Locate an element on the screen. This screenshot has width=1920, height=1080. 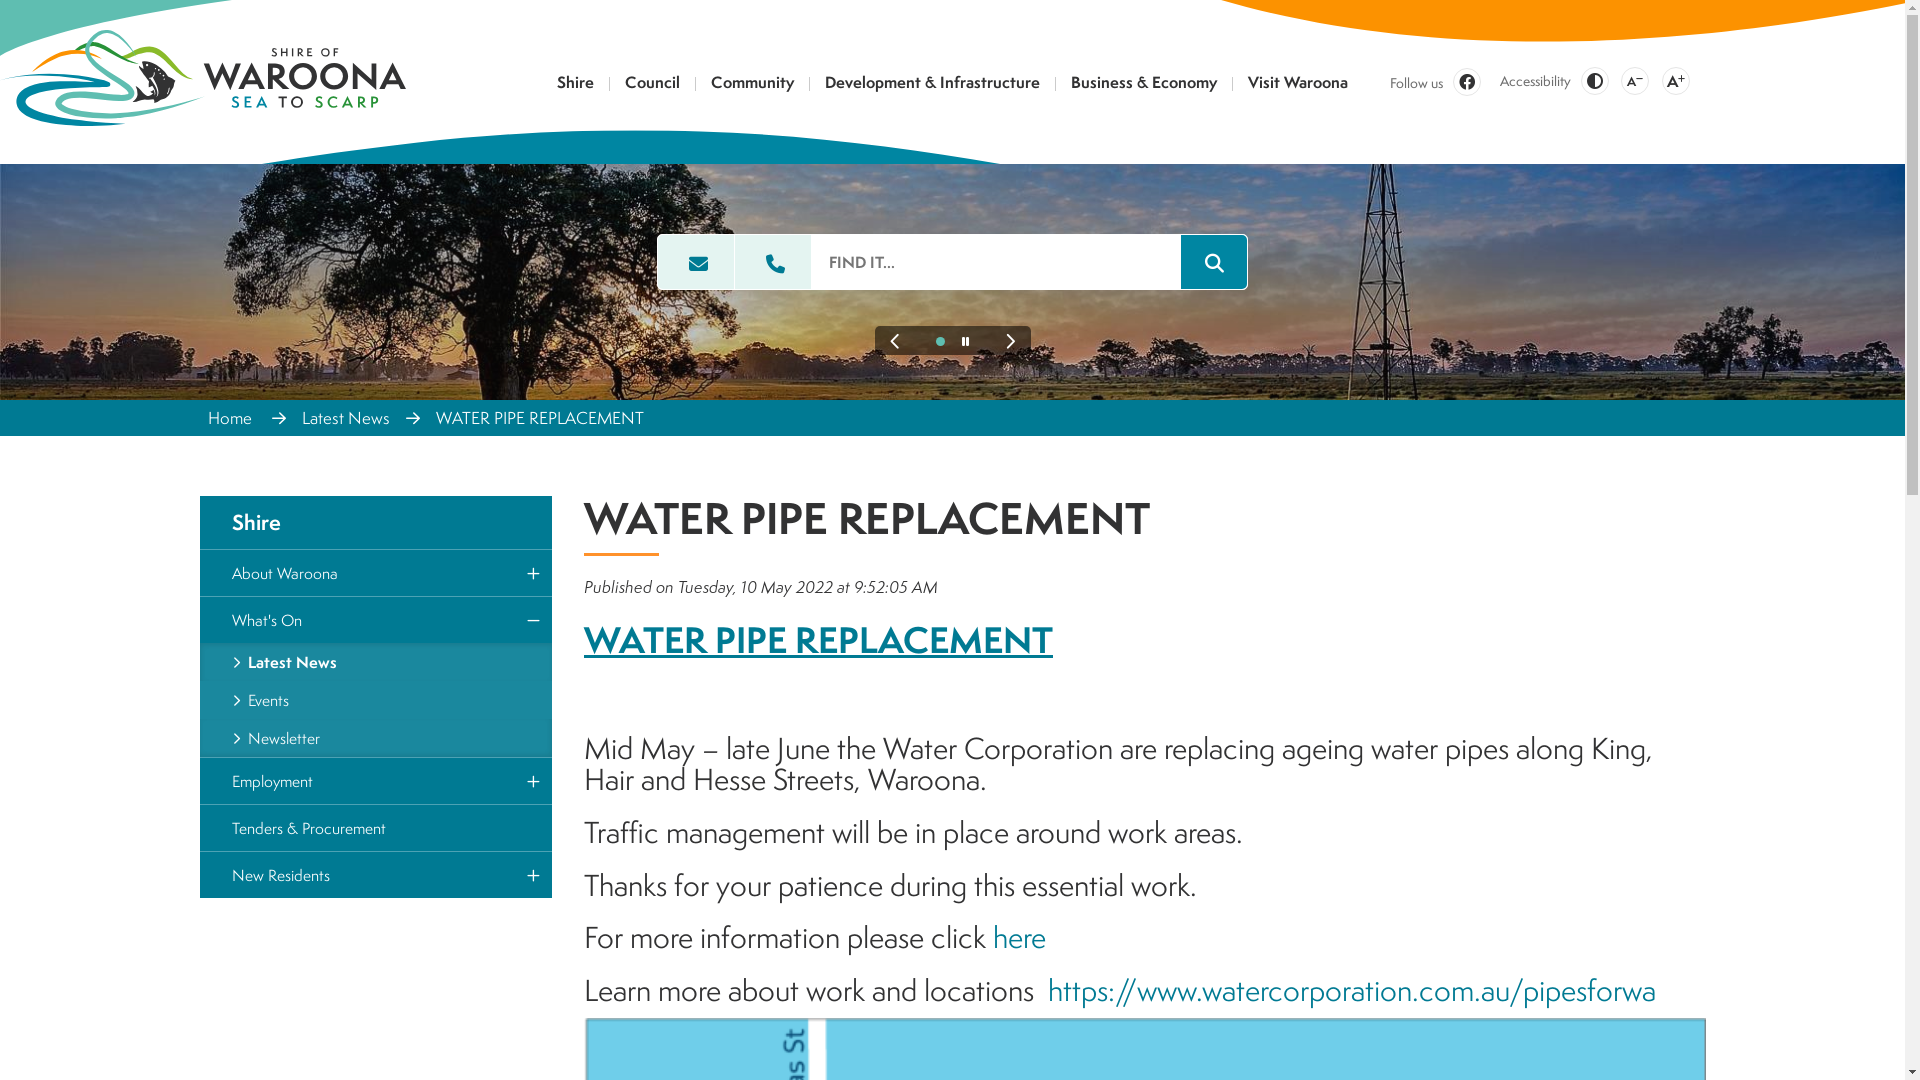
'Previous Slide' is located at coordinates (893, 341).